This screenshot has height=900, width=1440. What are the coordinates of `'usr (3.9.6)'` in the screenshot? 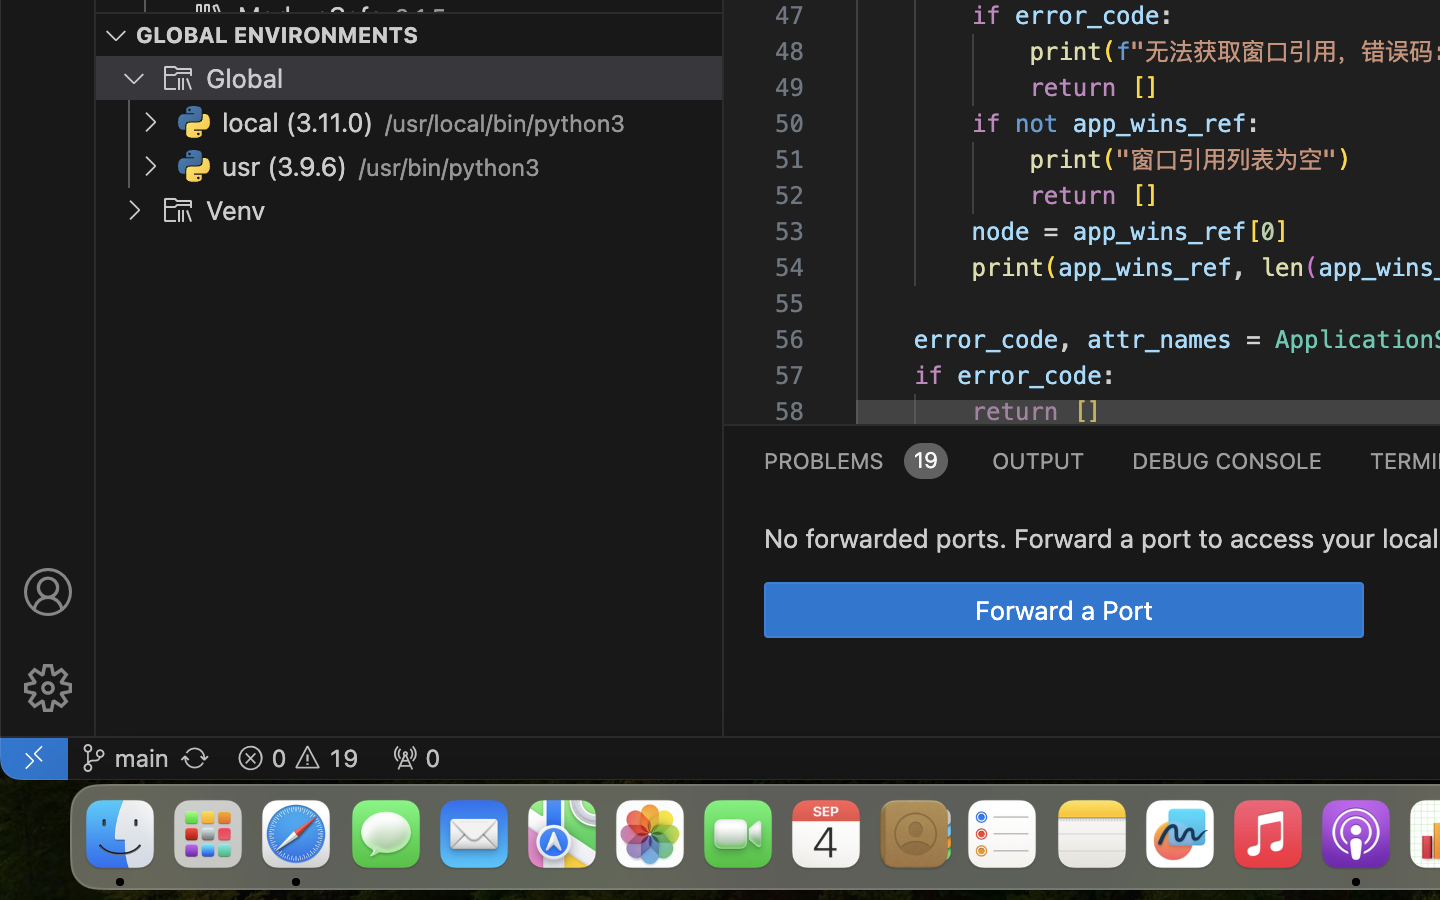 It's located at (283, 167).